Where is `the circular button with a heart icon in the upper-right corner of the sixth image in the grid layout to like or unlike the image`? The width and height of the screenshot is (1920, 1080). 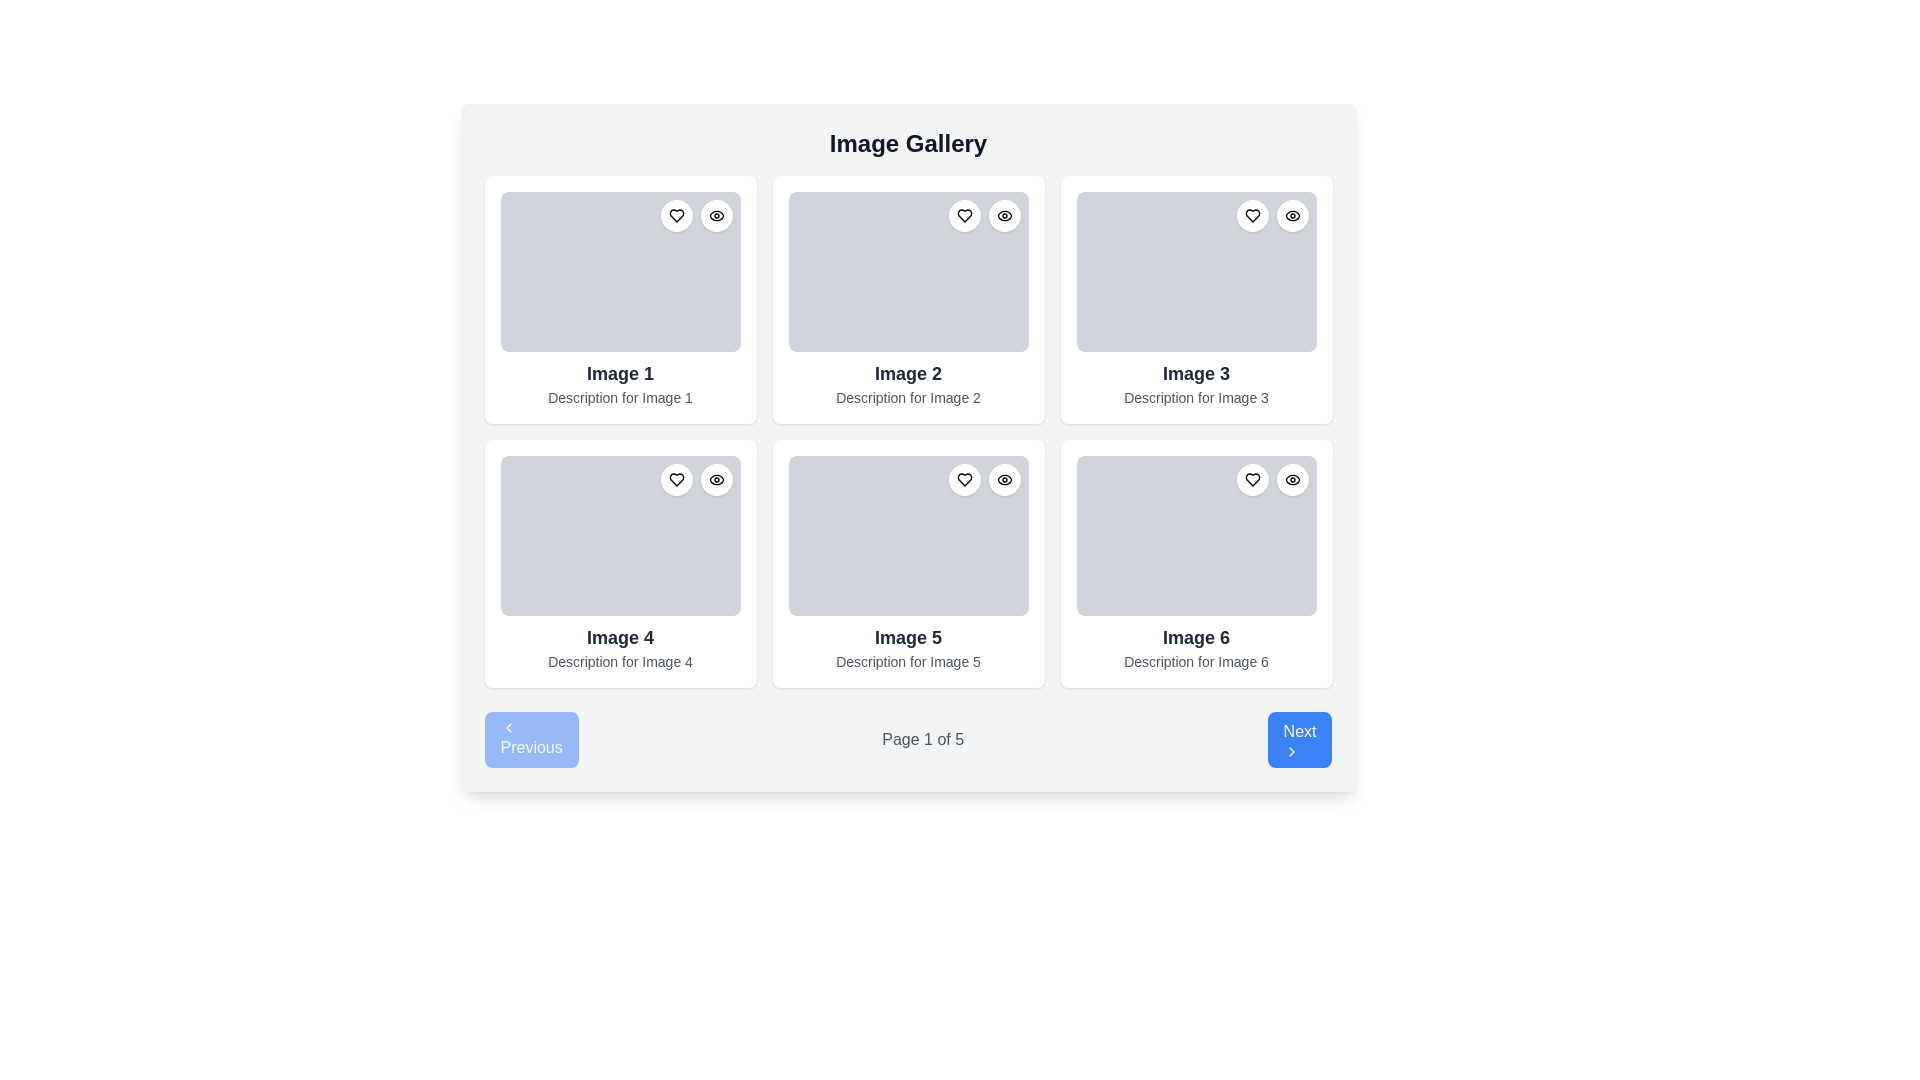 the circular button with a heart icon in the upper-right corner of the sixth image in the grid layout to like or unlike the image is located at coordinates (1251, 479).